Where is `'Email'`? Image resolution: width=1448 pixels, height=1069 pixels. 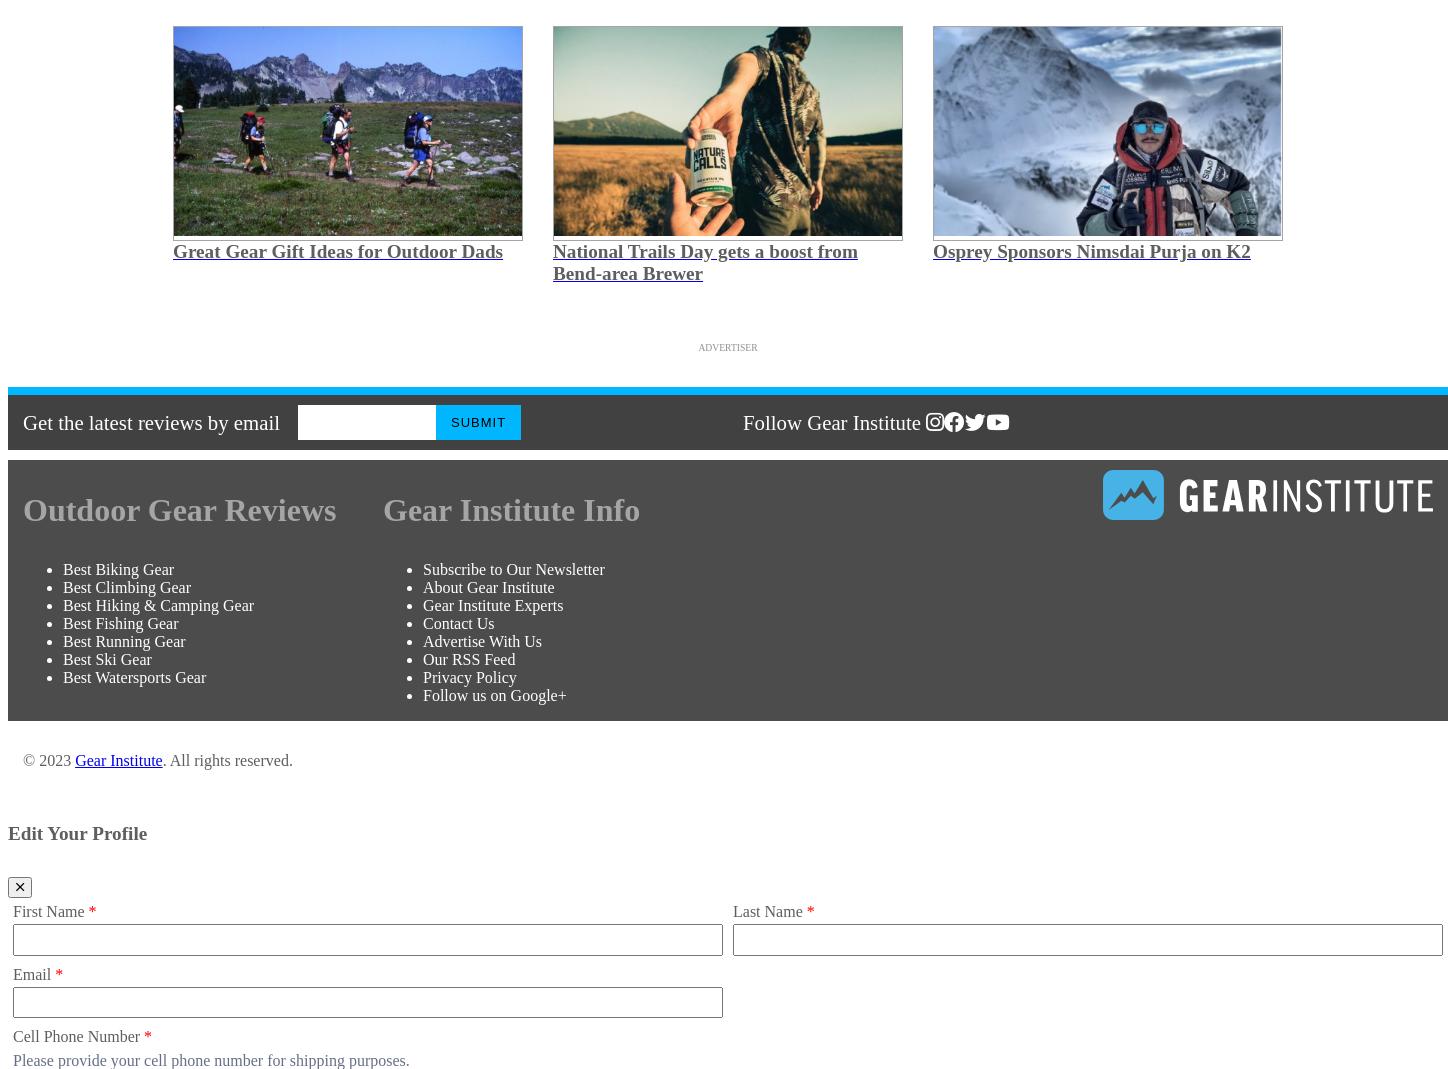 'Email' is located at coordinates (34, 973).